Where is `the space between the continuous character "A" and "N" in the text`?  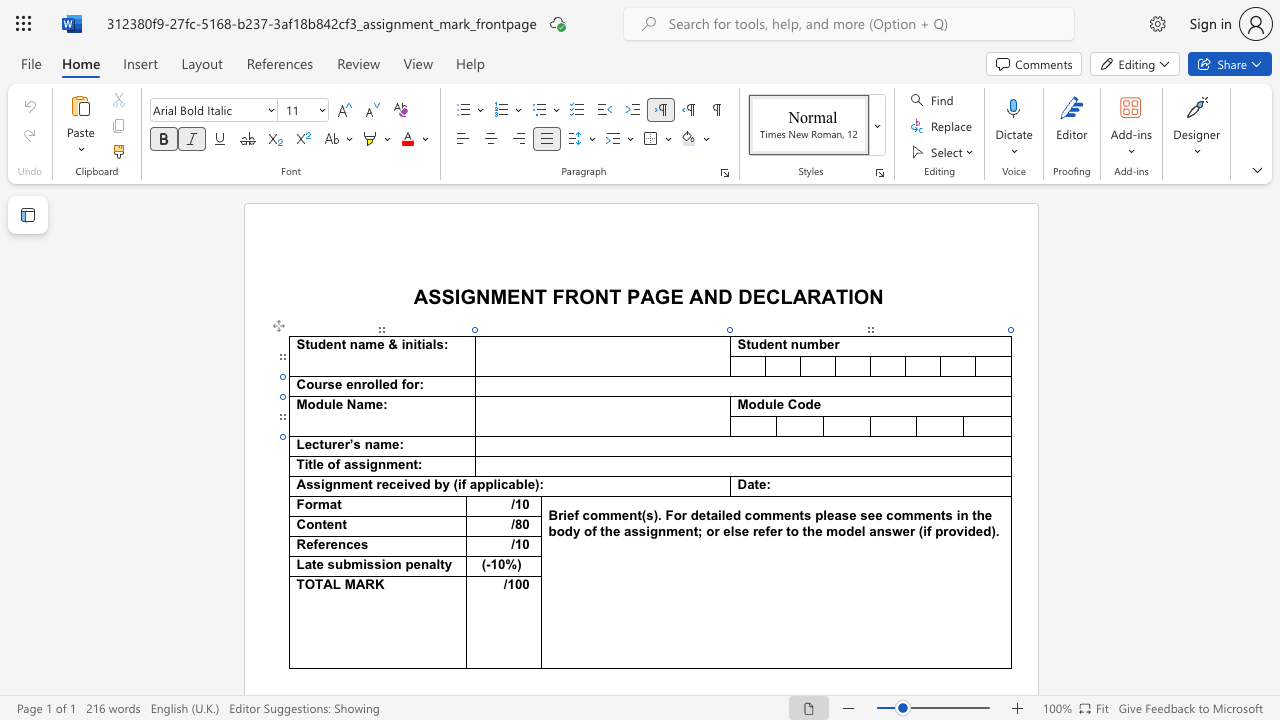
the space between the continuous character "A" and "N" in the text is located at coordinates (703, 296).